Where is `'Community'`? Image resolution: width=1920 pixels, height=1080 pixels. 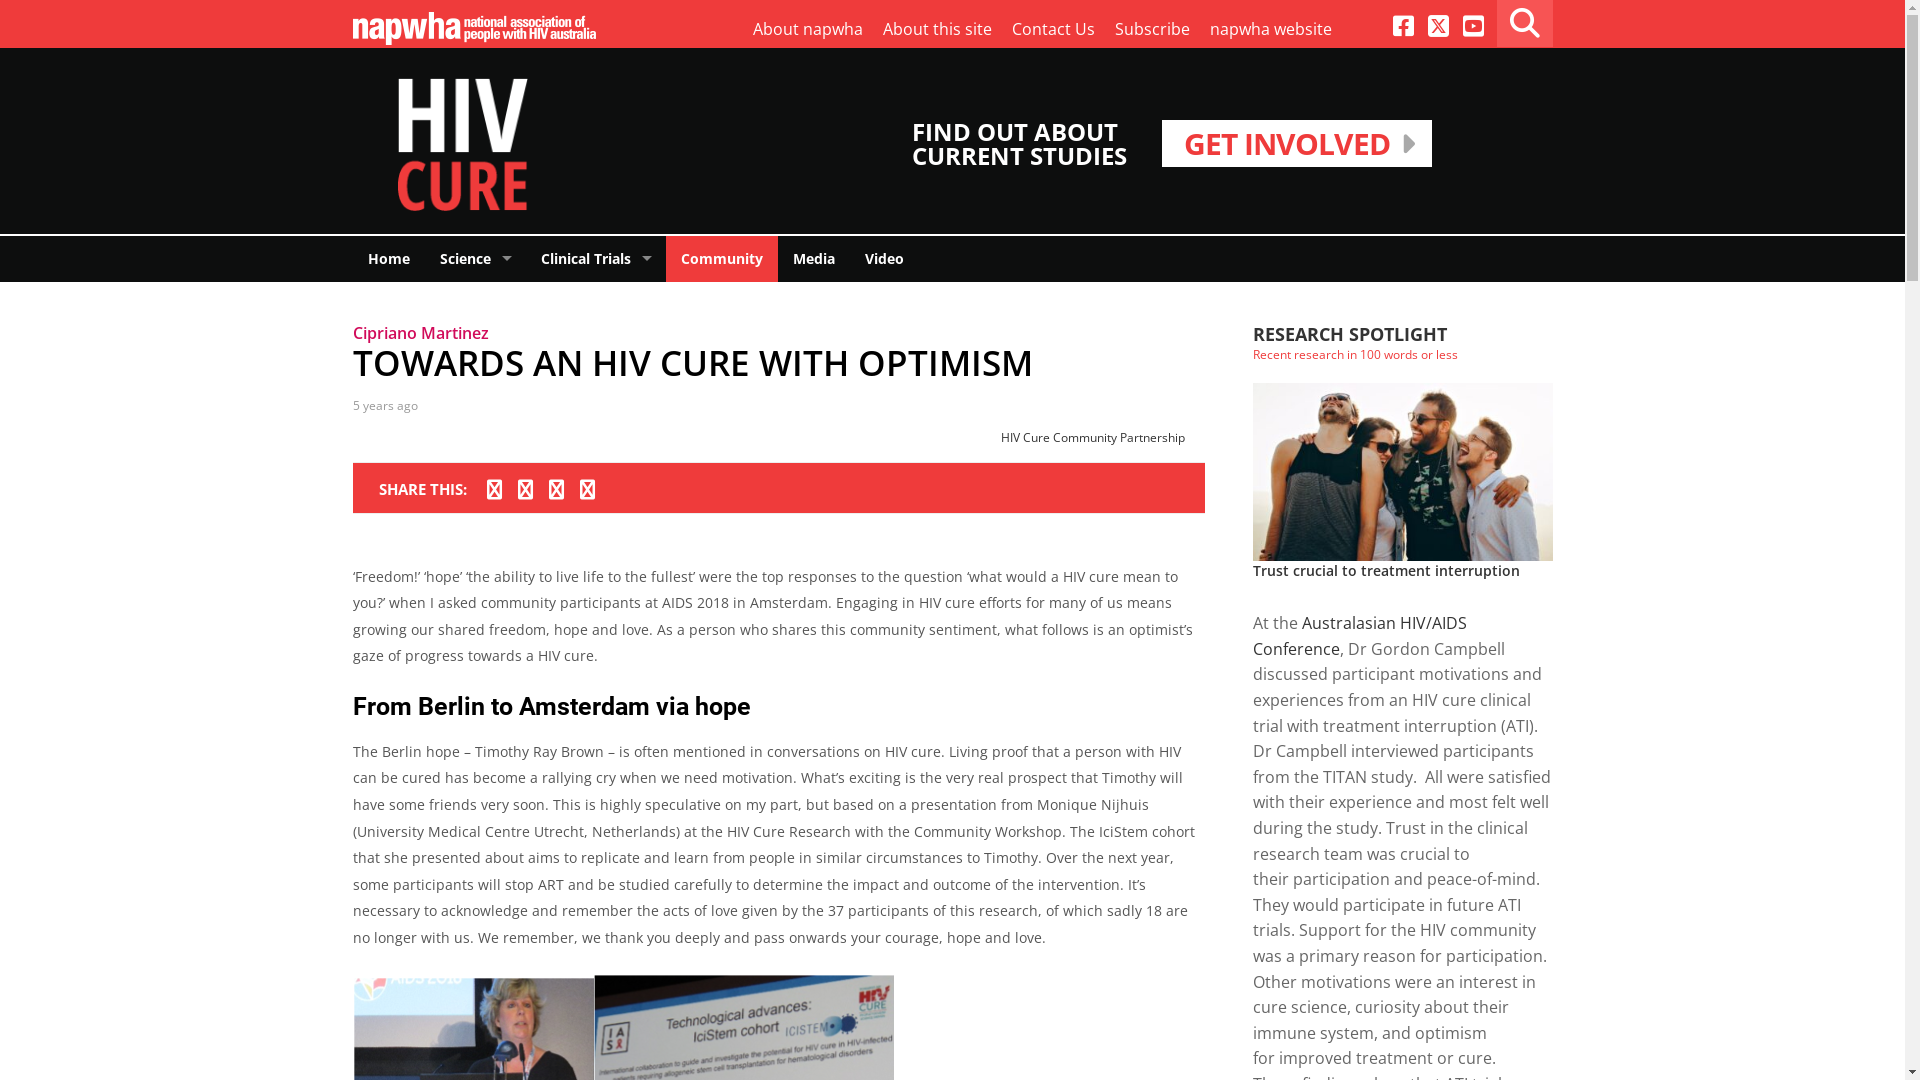
'Community' is located at coordinates (720, 257).